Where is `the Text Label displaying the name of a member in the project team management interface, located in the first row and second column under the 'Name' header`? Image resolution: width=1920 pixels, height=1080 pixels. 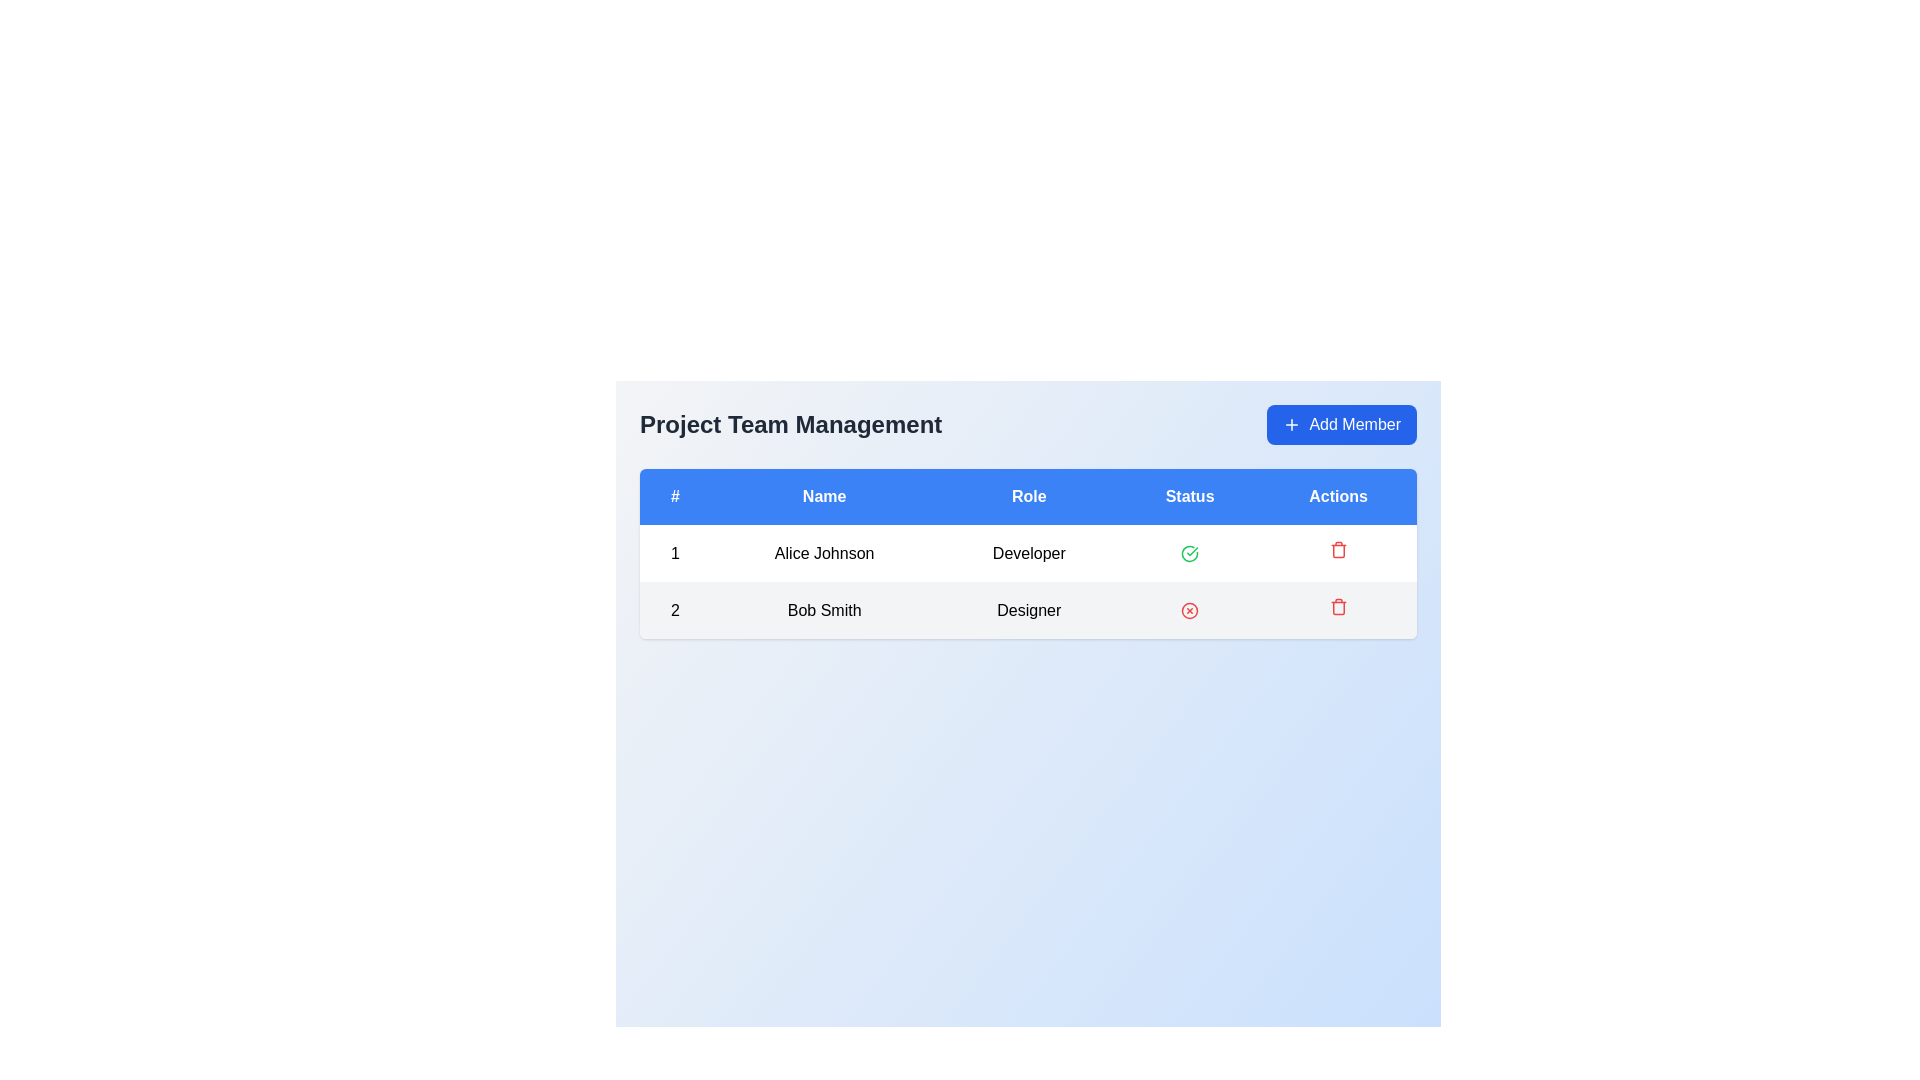
the Text Label displaying the name of a member in the project team management interface, located in the first row and second column under the 'Name' header is located at coordinates (824, 553).